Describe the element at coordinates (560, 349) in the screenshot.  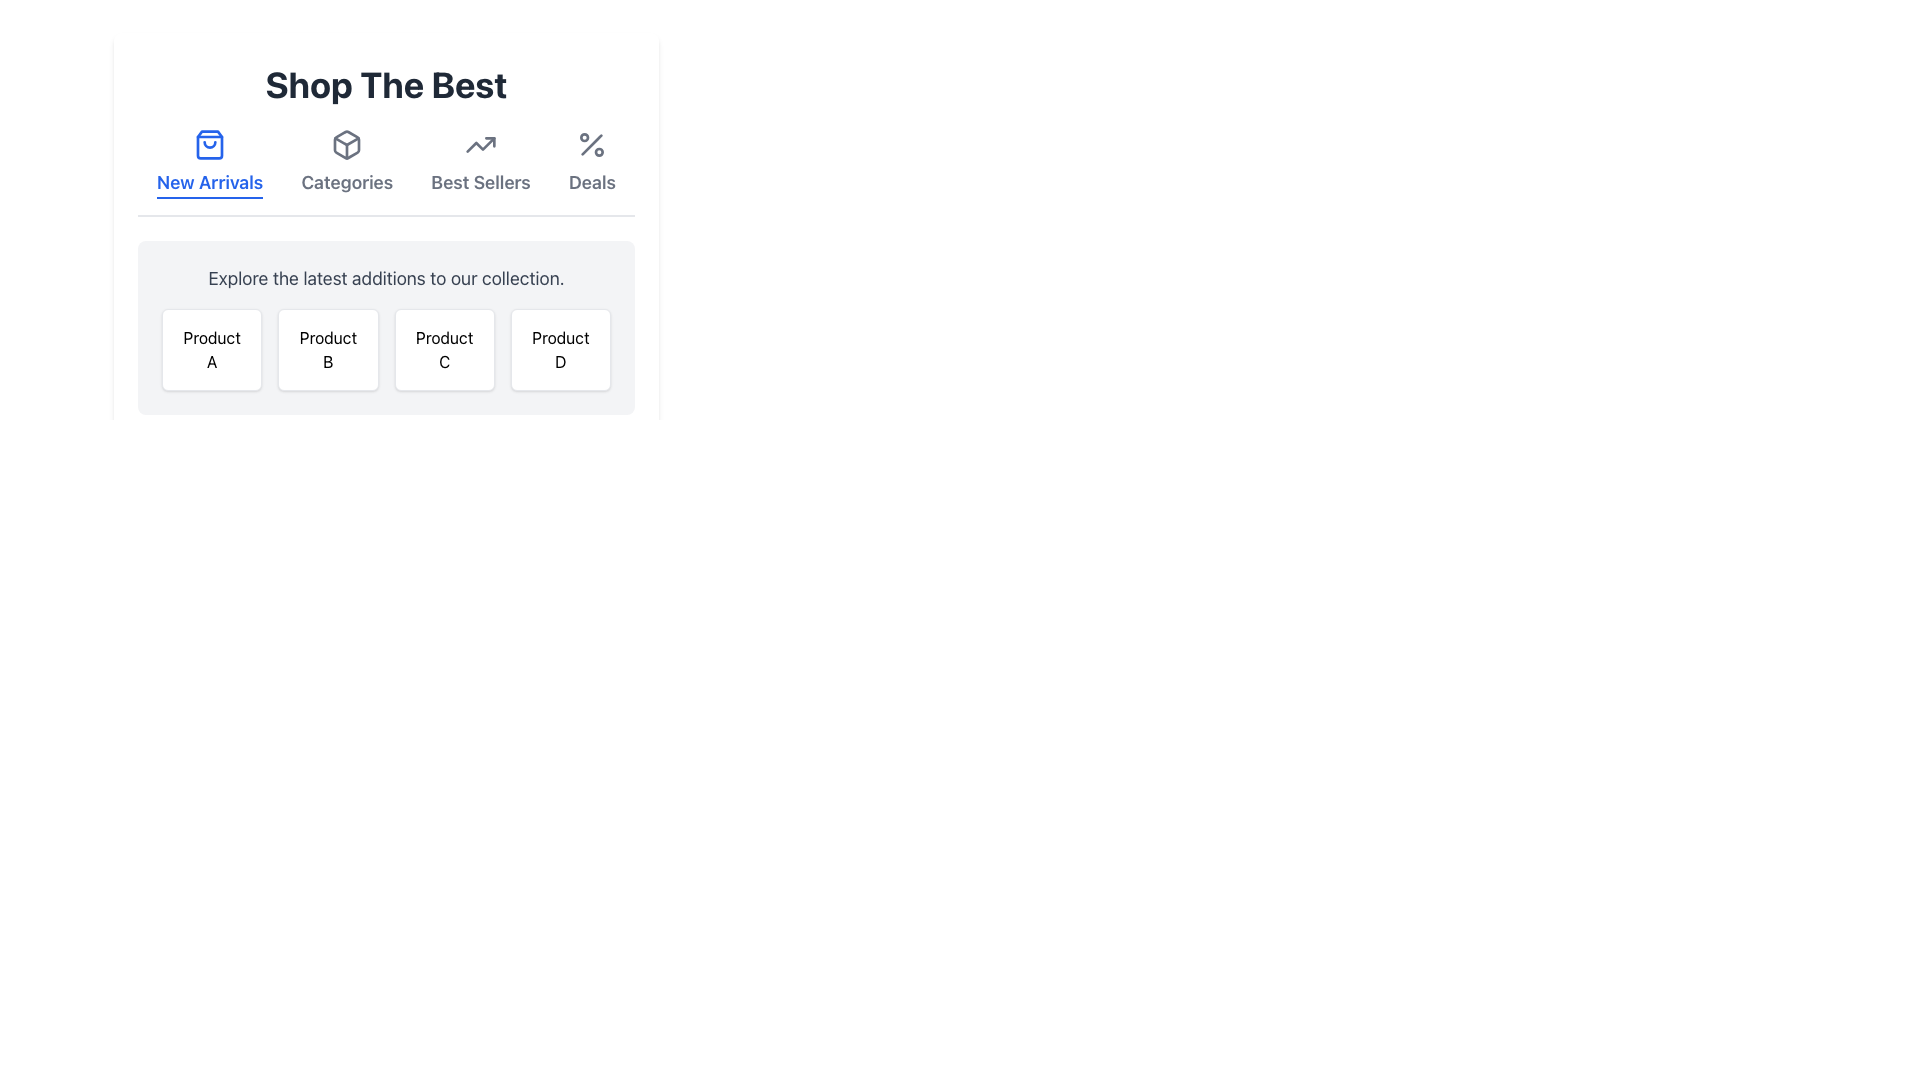
I see `the Text label displaying 'Product D', which is part of the grid layout under the section 'Explore the latest additions to our collection.'` at that location.